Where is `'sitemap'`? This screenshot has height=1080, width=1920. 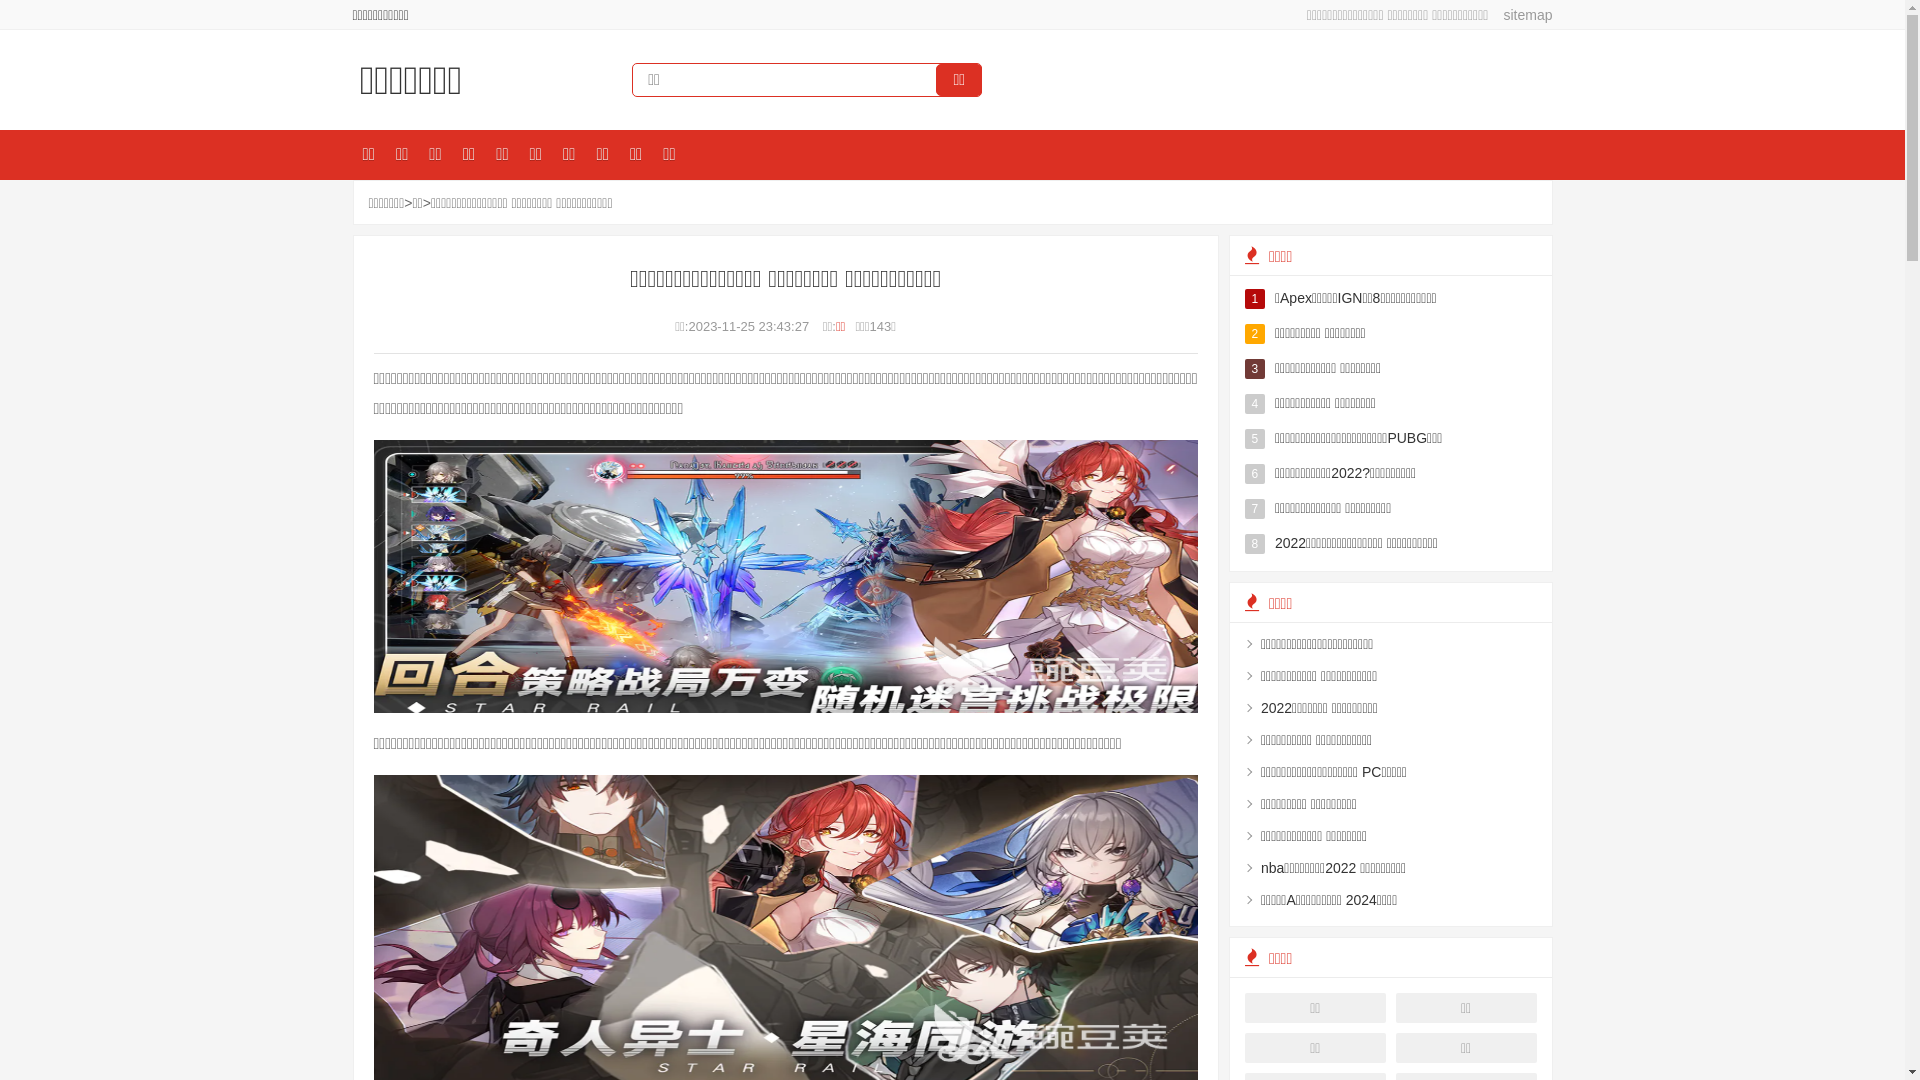
'sitemap' is located at coordinates (1488, 15).